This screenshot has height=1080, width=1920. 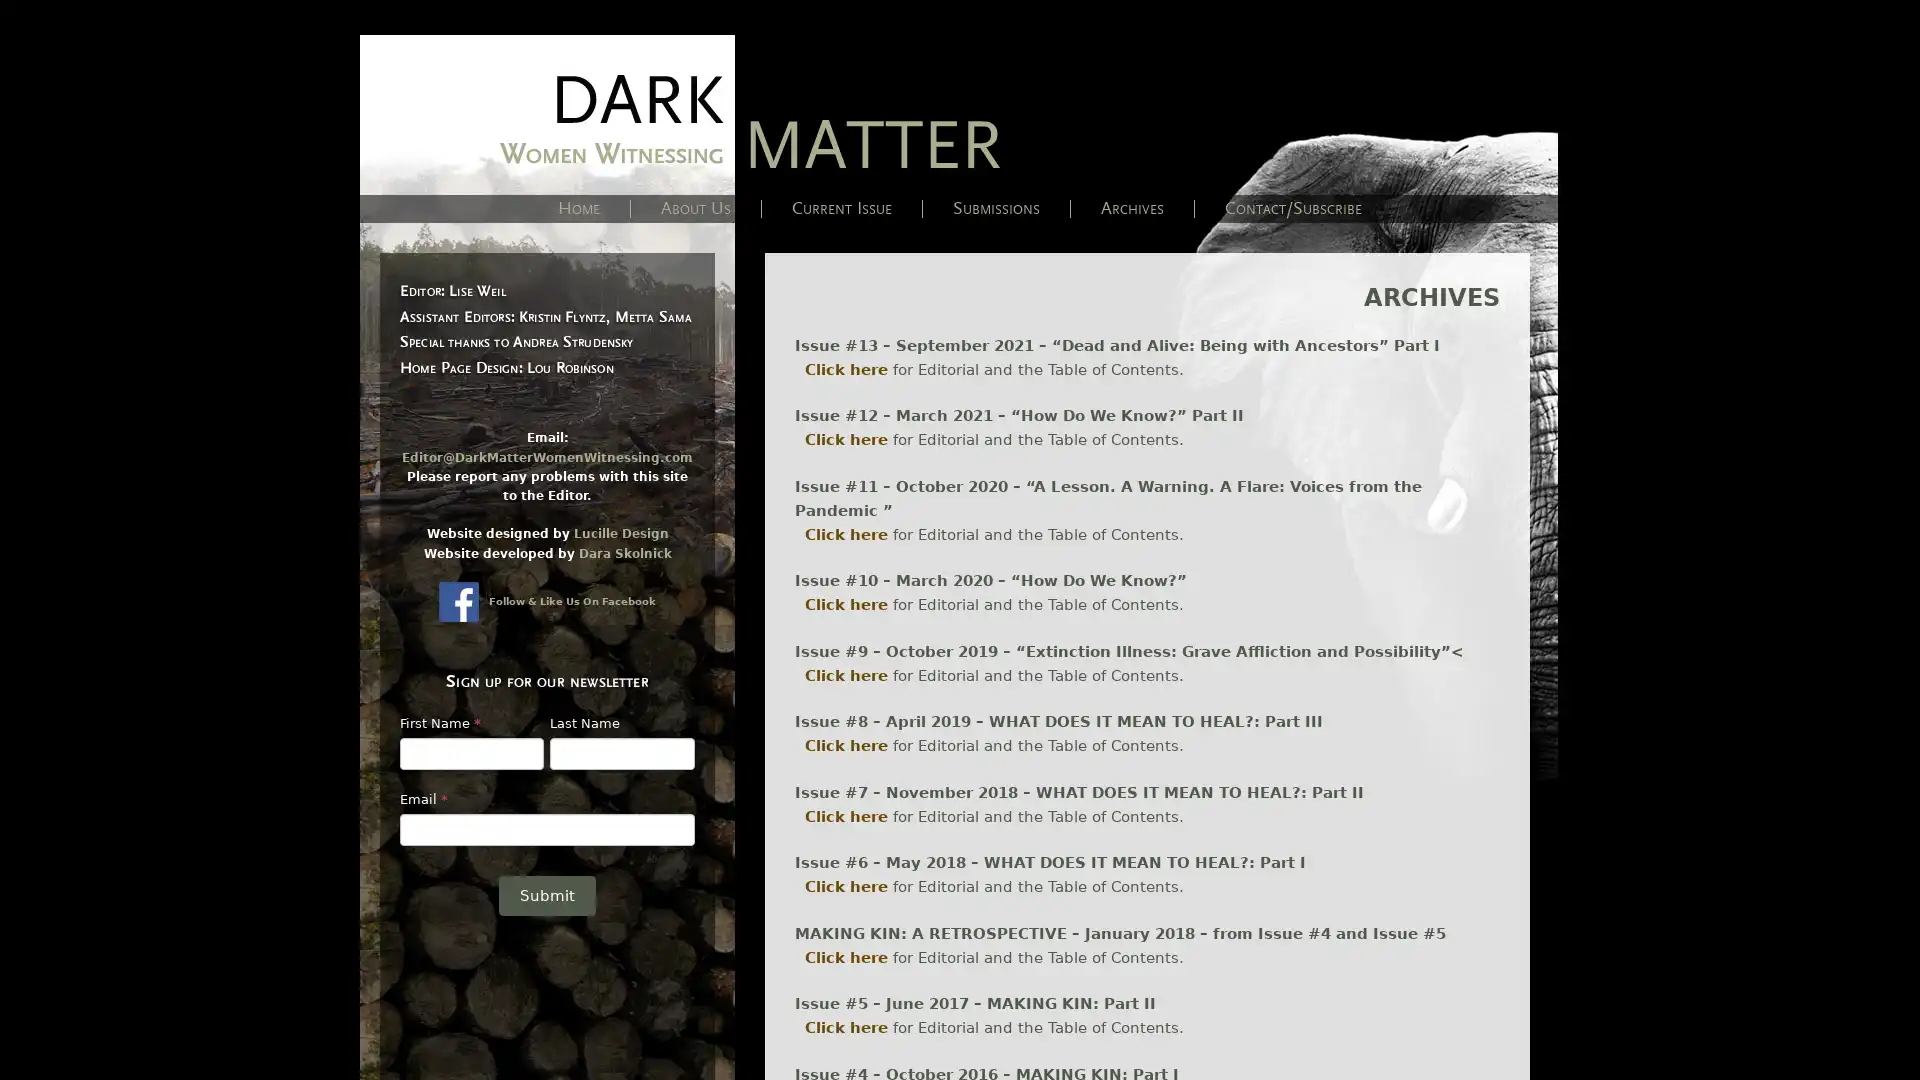 What do you see at coordinates (546, 894) in the screenshot?
I see `Submit` at bounding box center [546, 894].